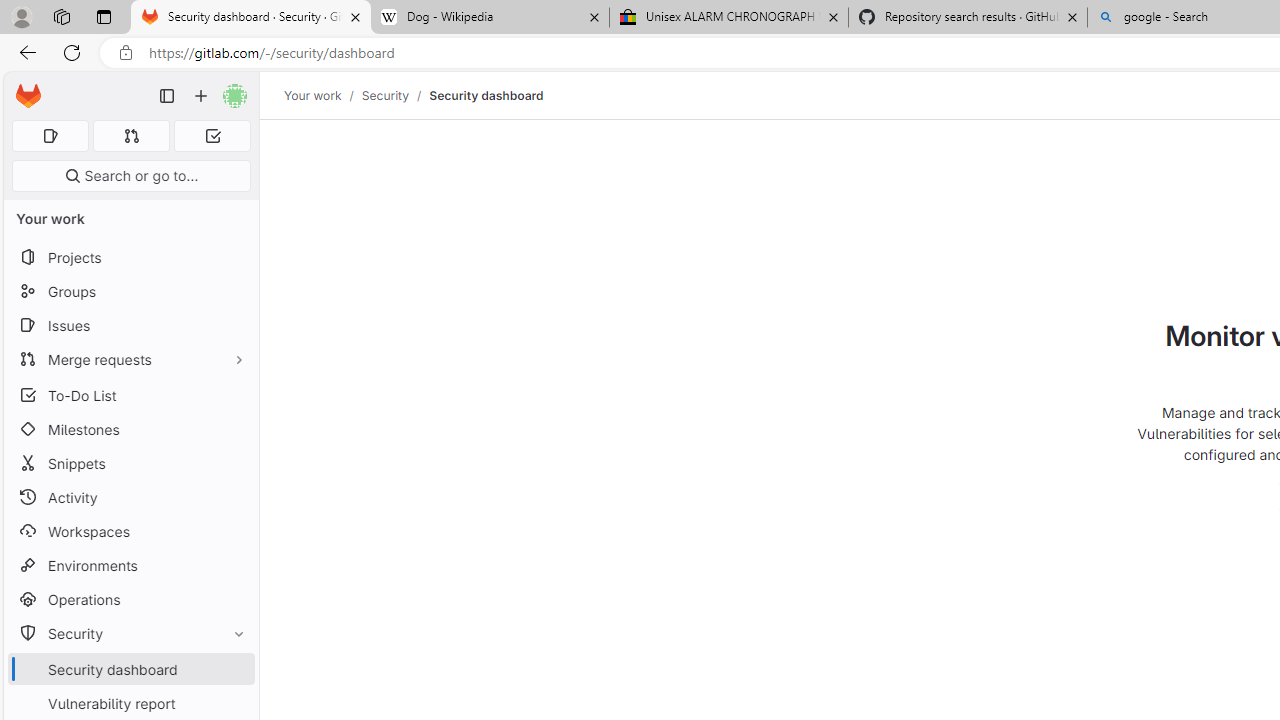 This screenshot has height=720, width=1280. Describe the element at coordinates (130, 565) in the screenshot. I see `'Environments'` at that location.